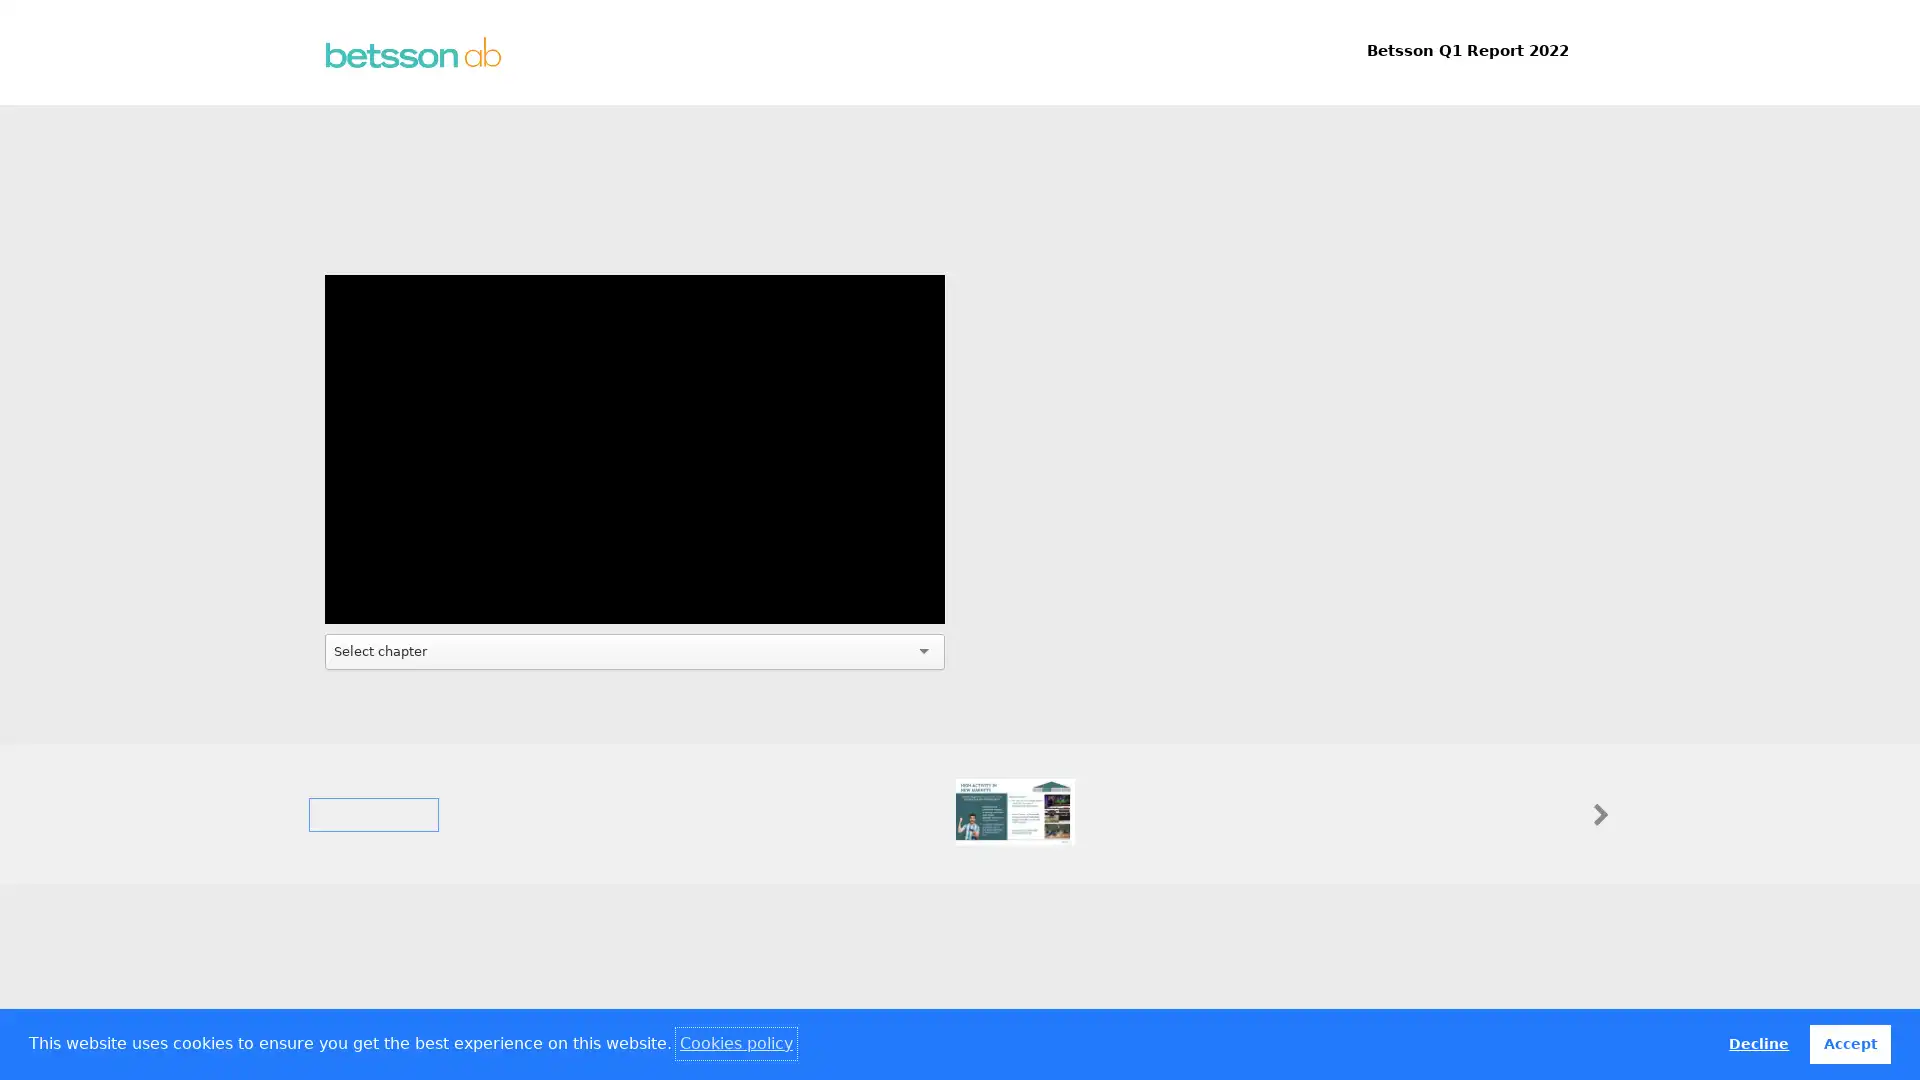  I want to click on Play, so click(355, 592).